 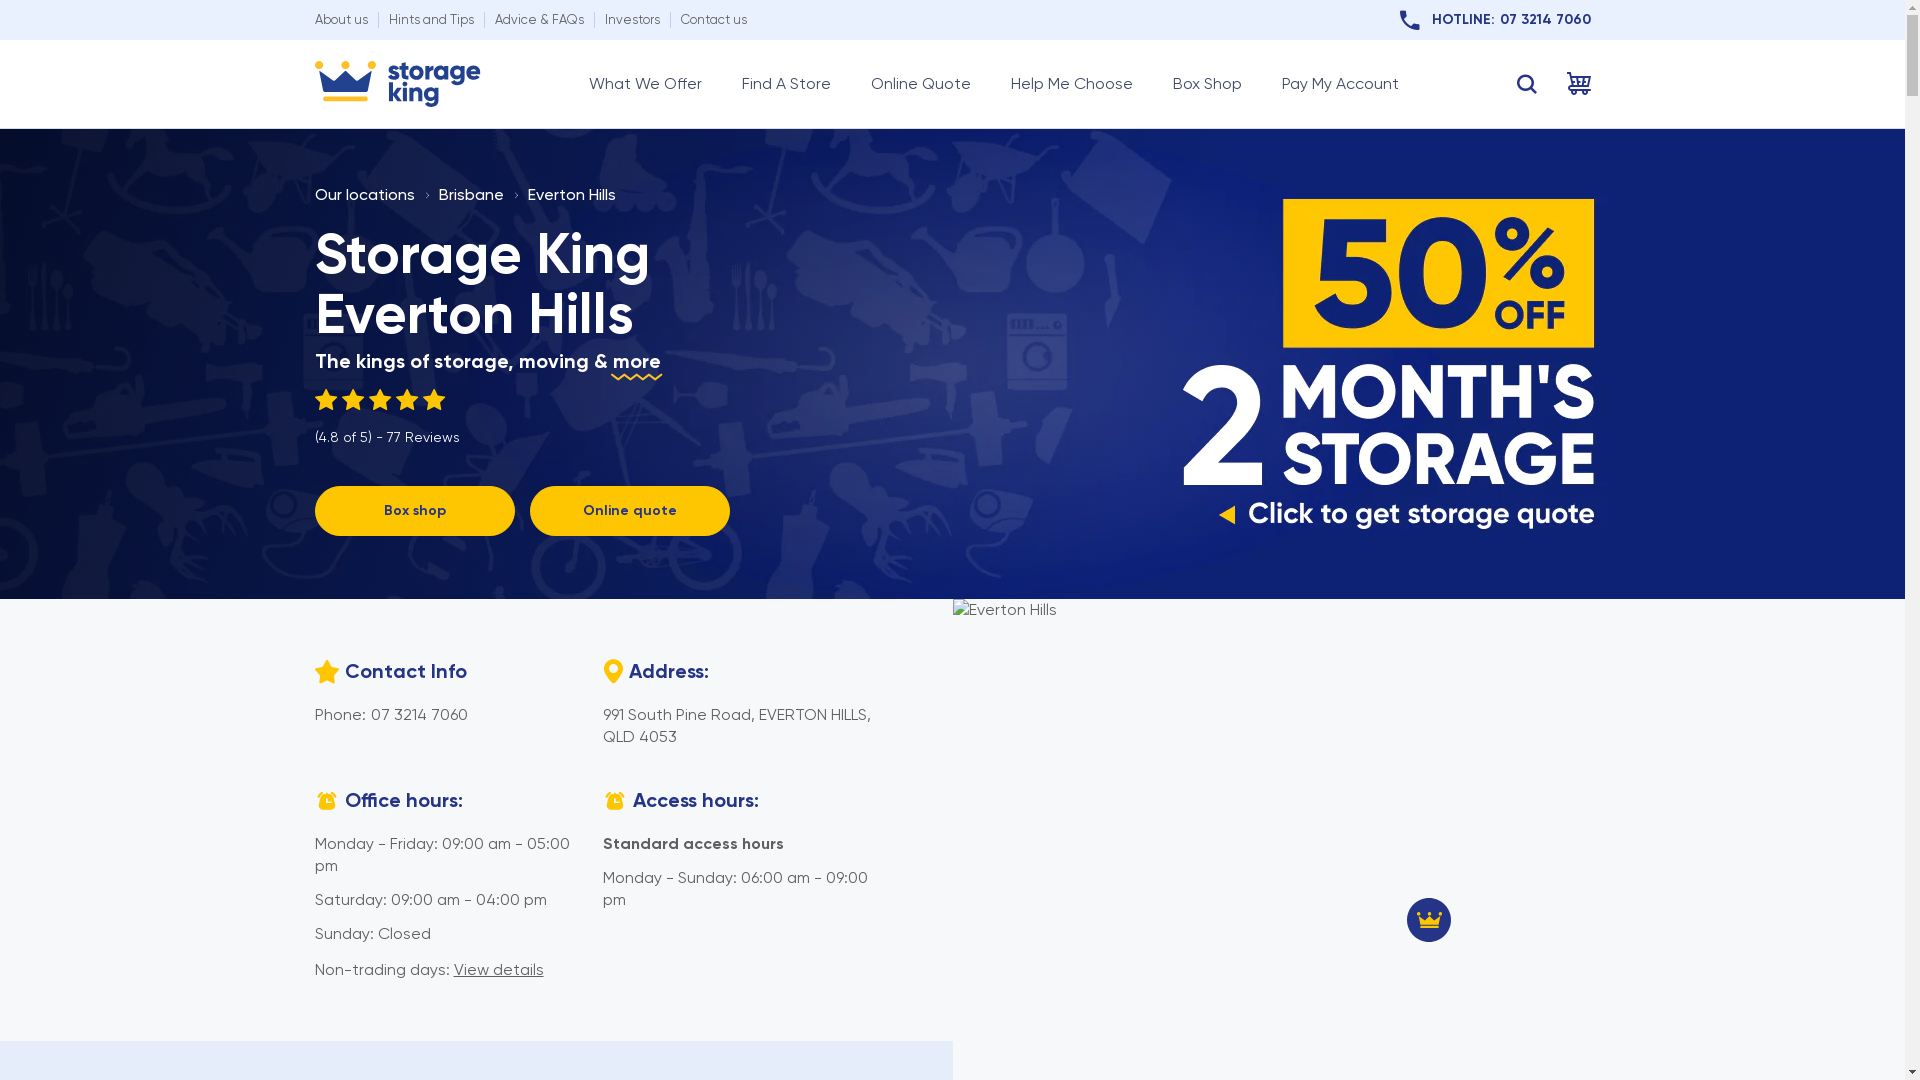 I want to click on 'HOTLINE:, so click(x=1495, y=19).